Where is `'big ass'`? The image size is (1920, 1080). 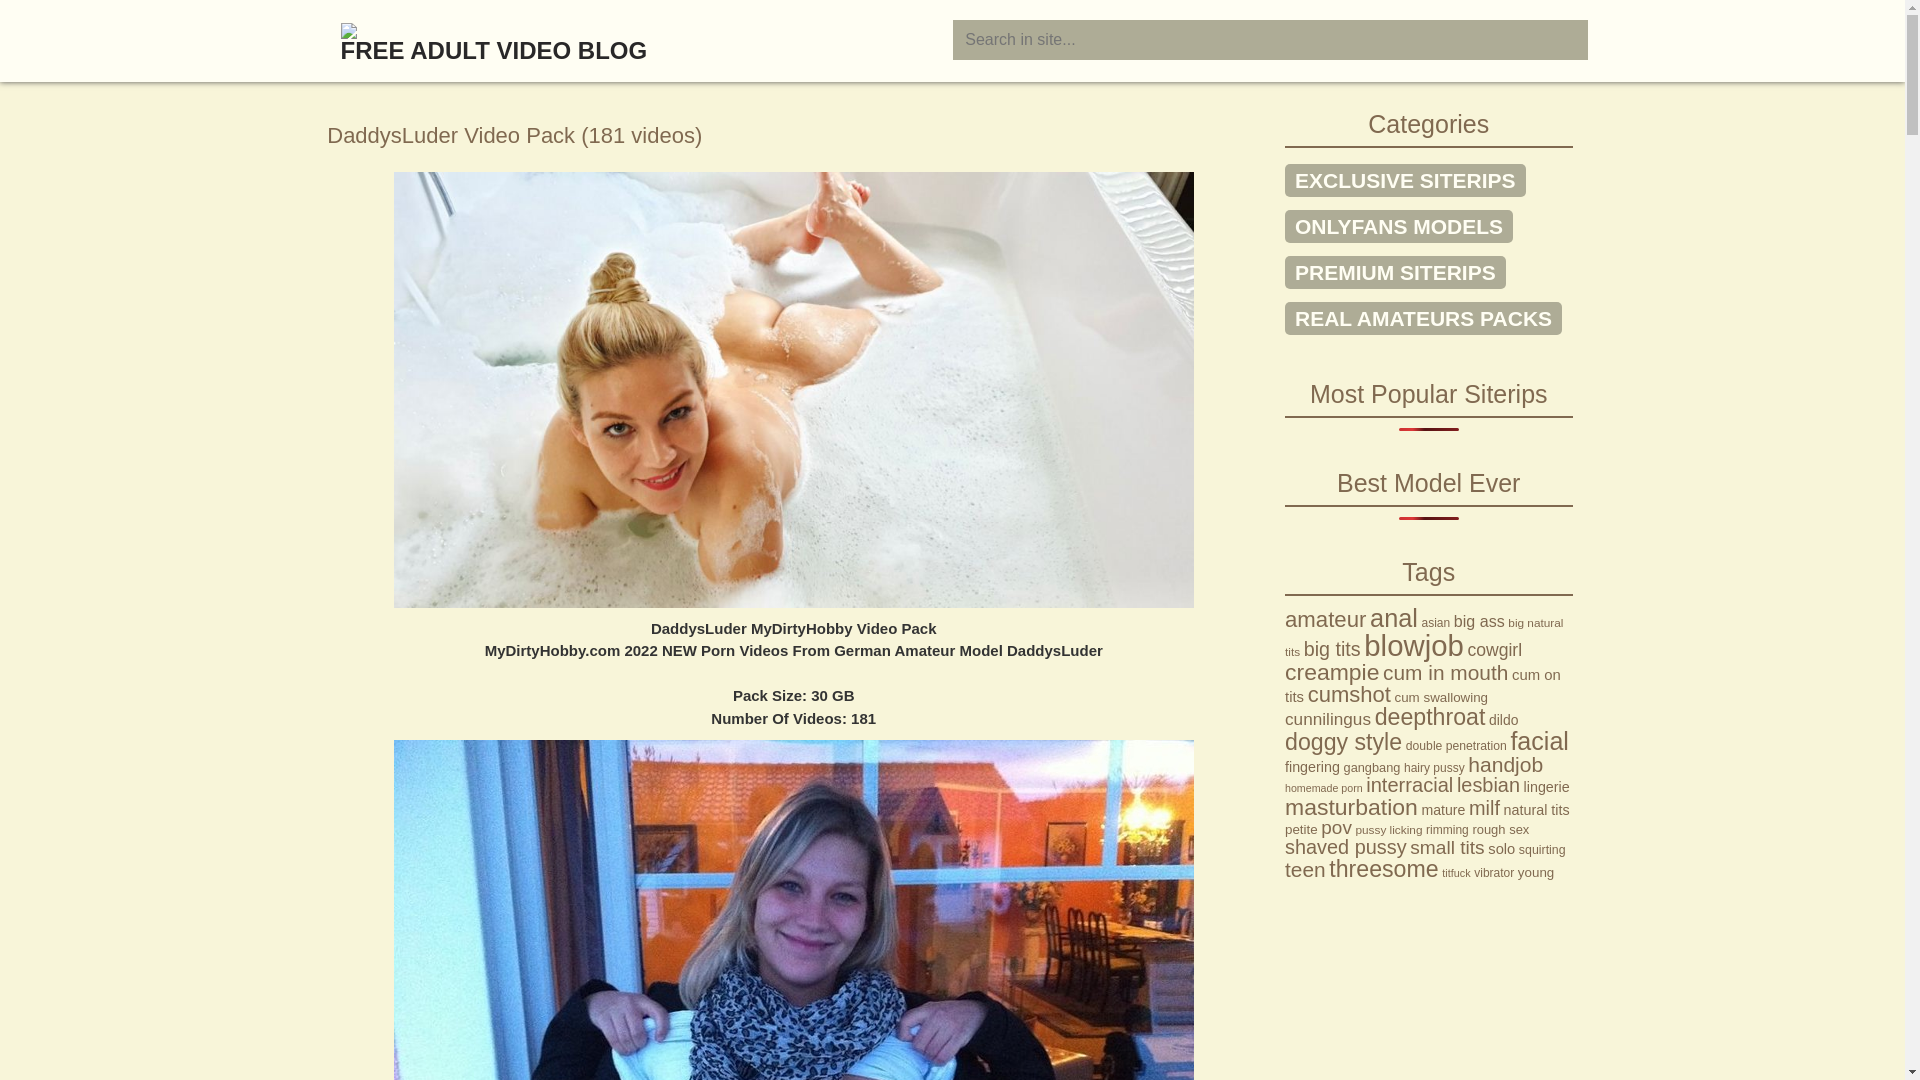
'big ass' is located at coordinates (1454, 620).